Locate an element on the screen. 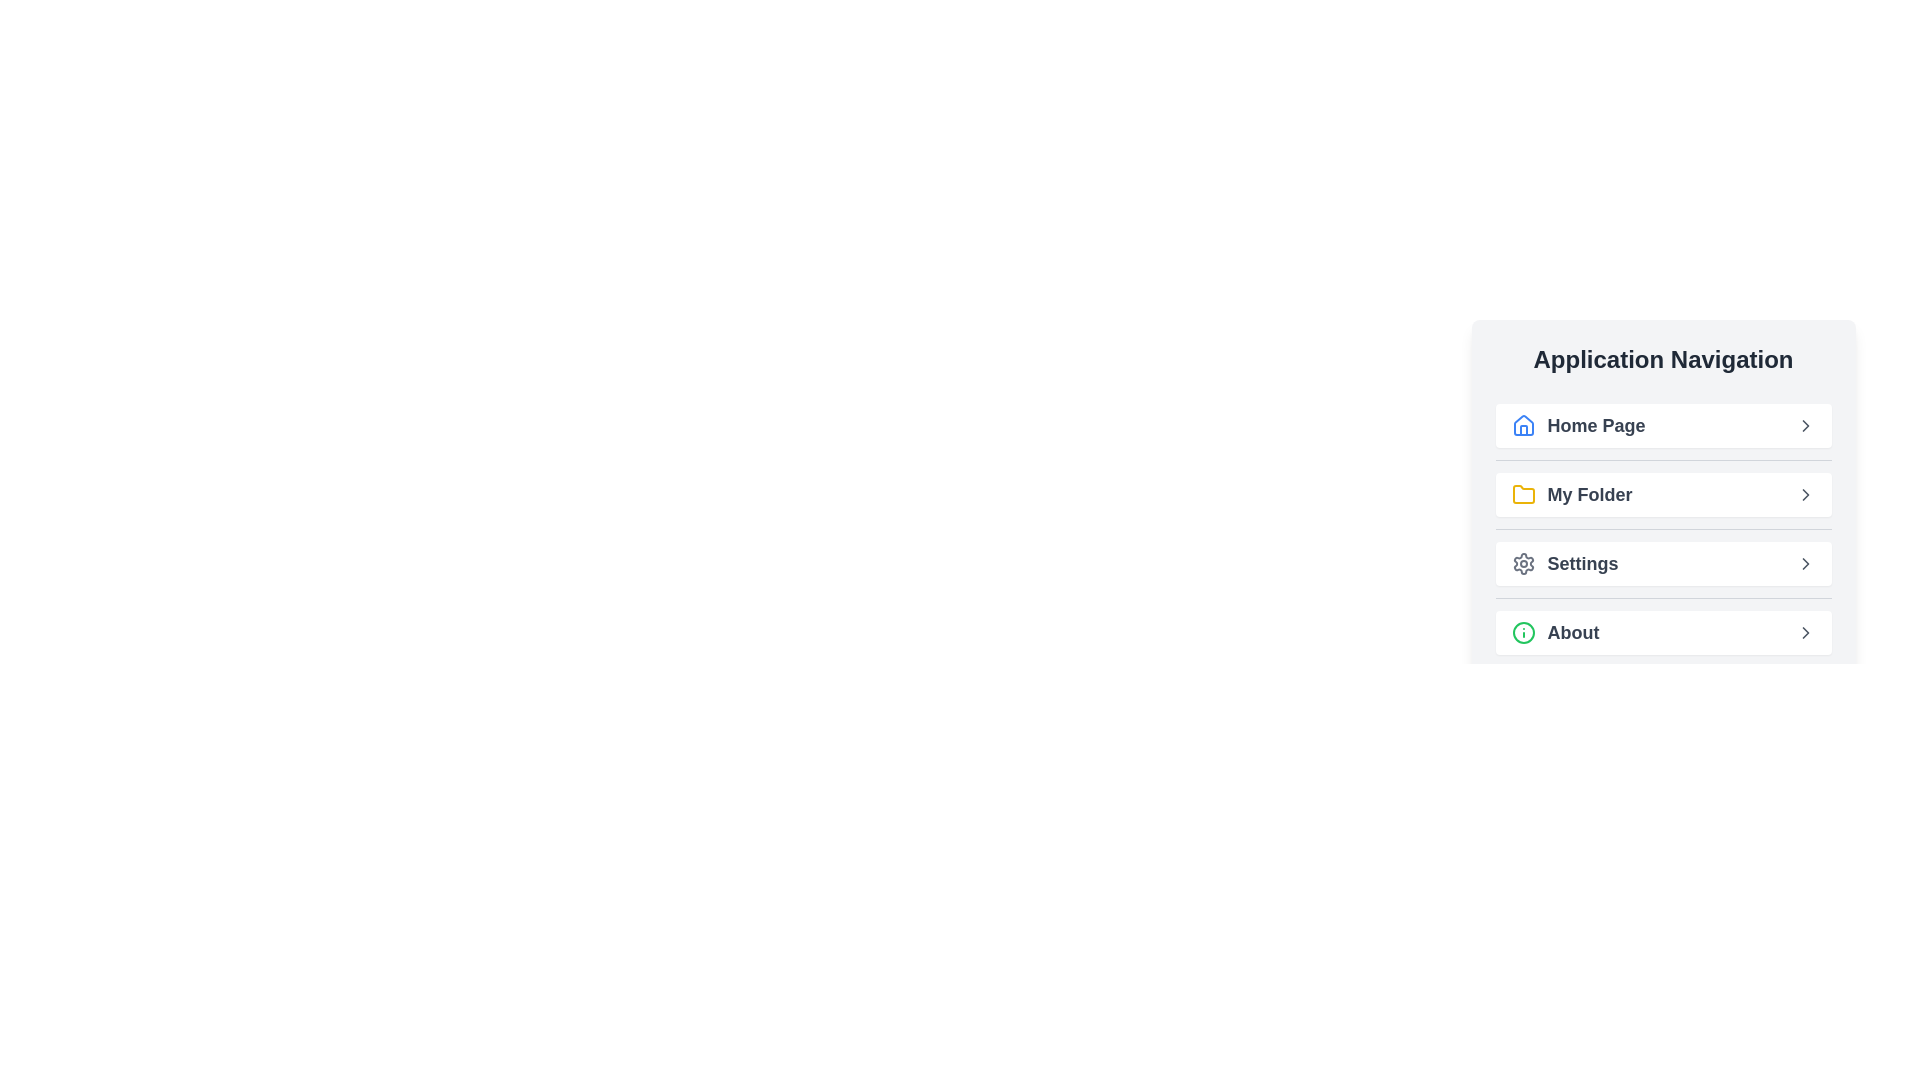 Image resolution: width=1920 pixels, height=1080 pixels. the second entry in the navigation menu labeled 'My Folder' to interact via keyboard is located at coordinates (1571, 494).